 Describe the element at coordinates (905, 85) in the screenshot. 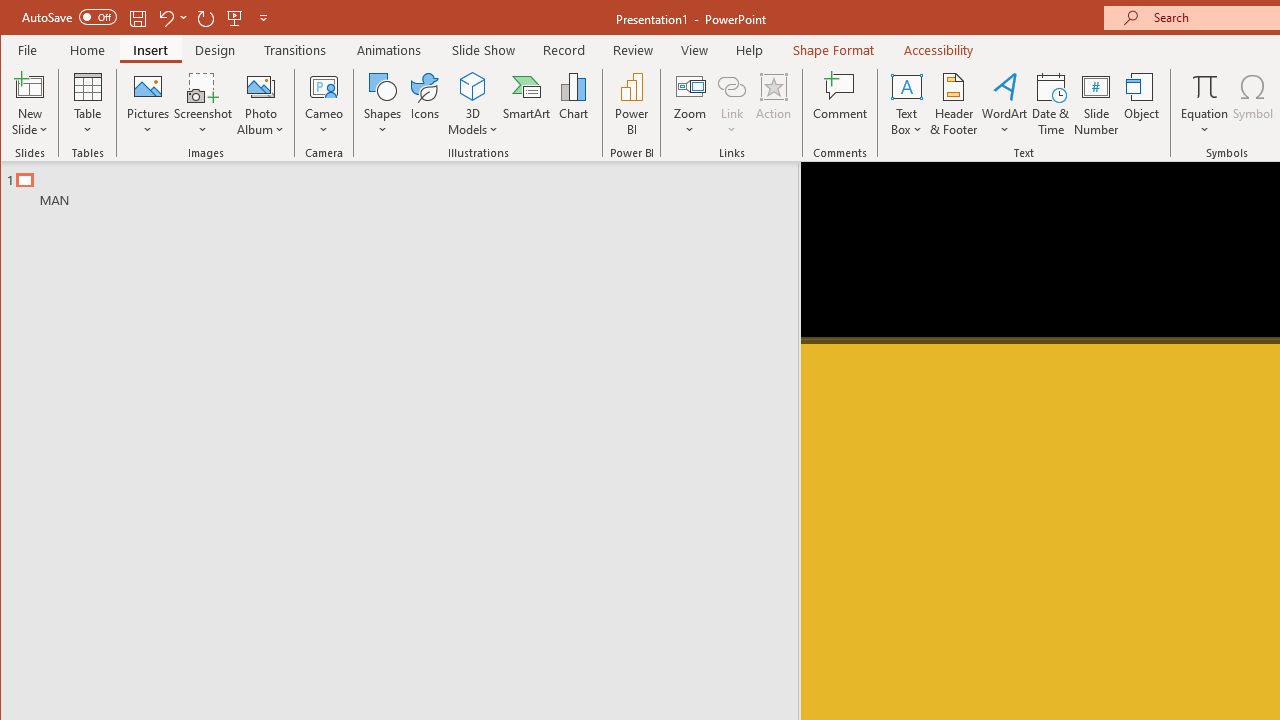

I see `'Draw Horizontal Text Box'` at that location.